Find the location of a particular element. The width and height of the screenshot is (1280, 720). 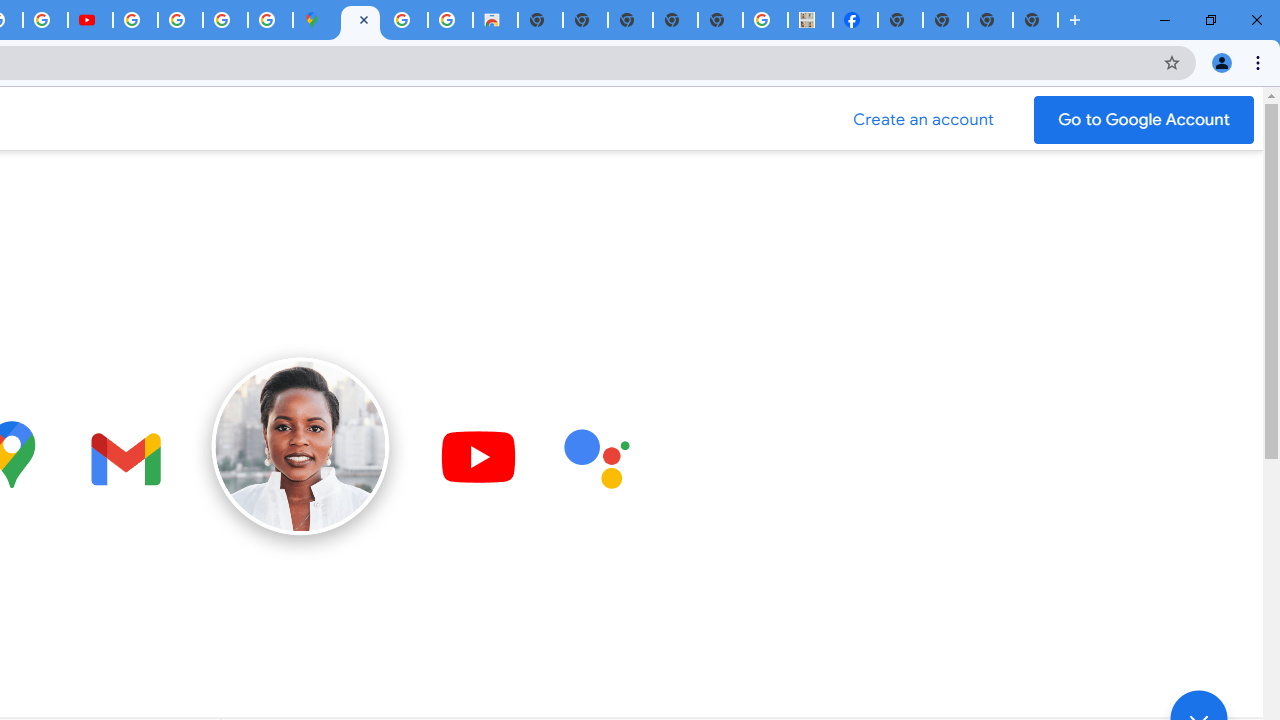

'How Chrome protects your passwords - Google Chrome Help' is located at coordinates (134, 20).